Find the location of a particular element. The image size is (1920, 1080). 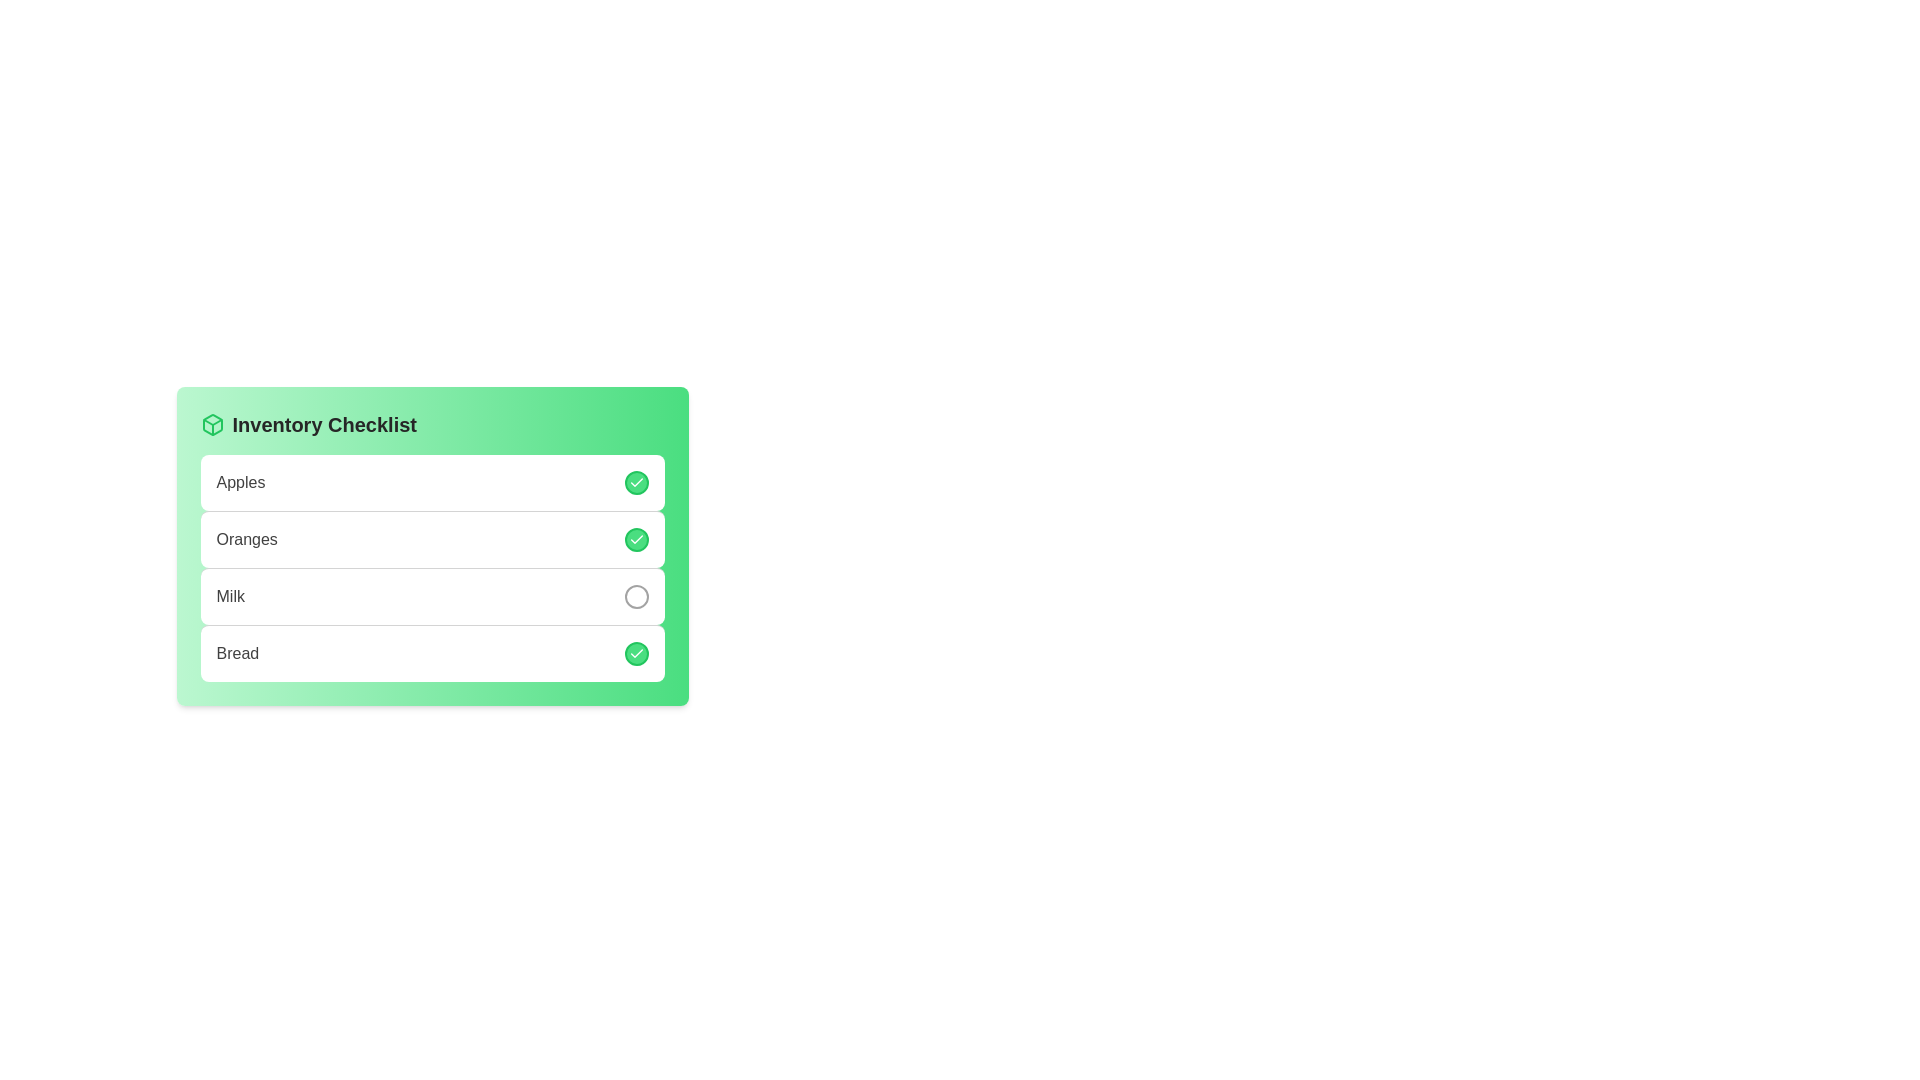

the last item in the inventory checklist labeled 'Bread' is located at coordinates (431, 653).